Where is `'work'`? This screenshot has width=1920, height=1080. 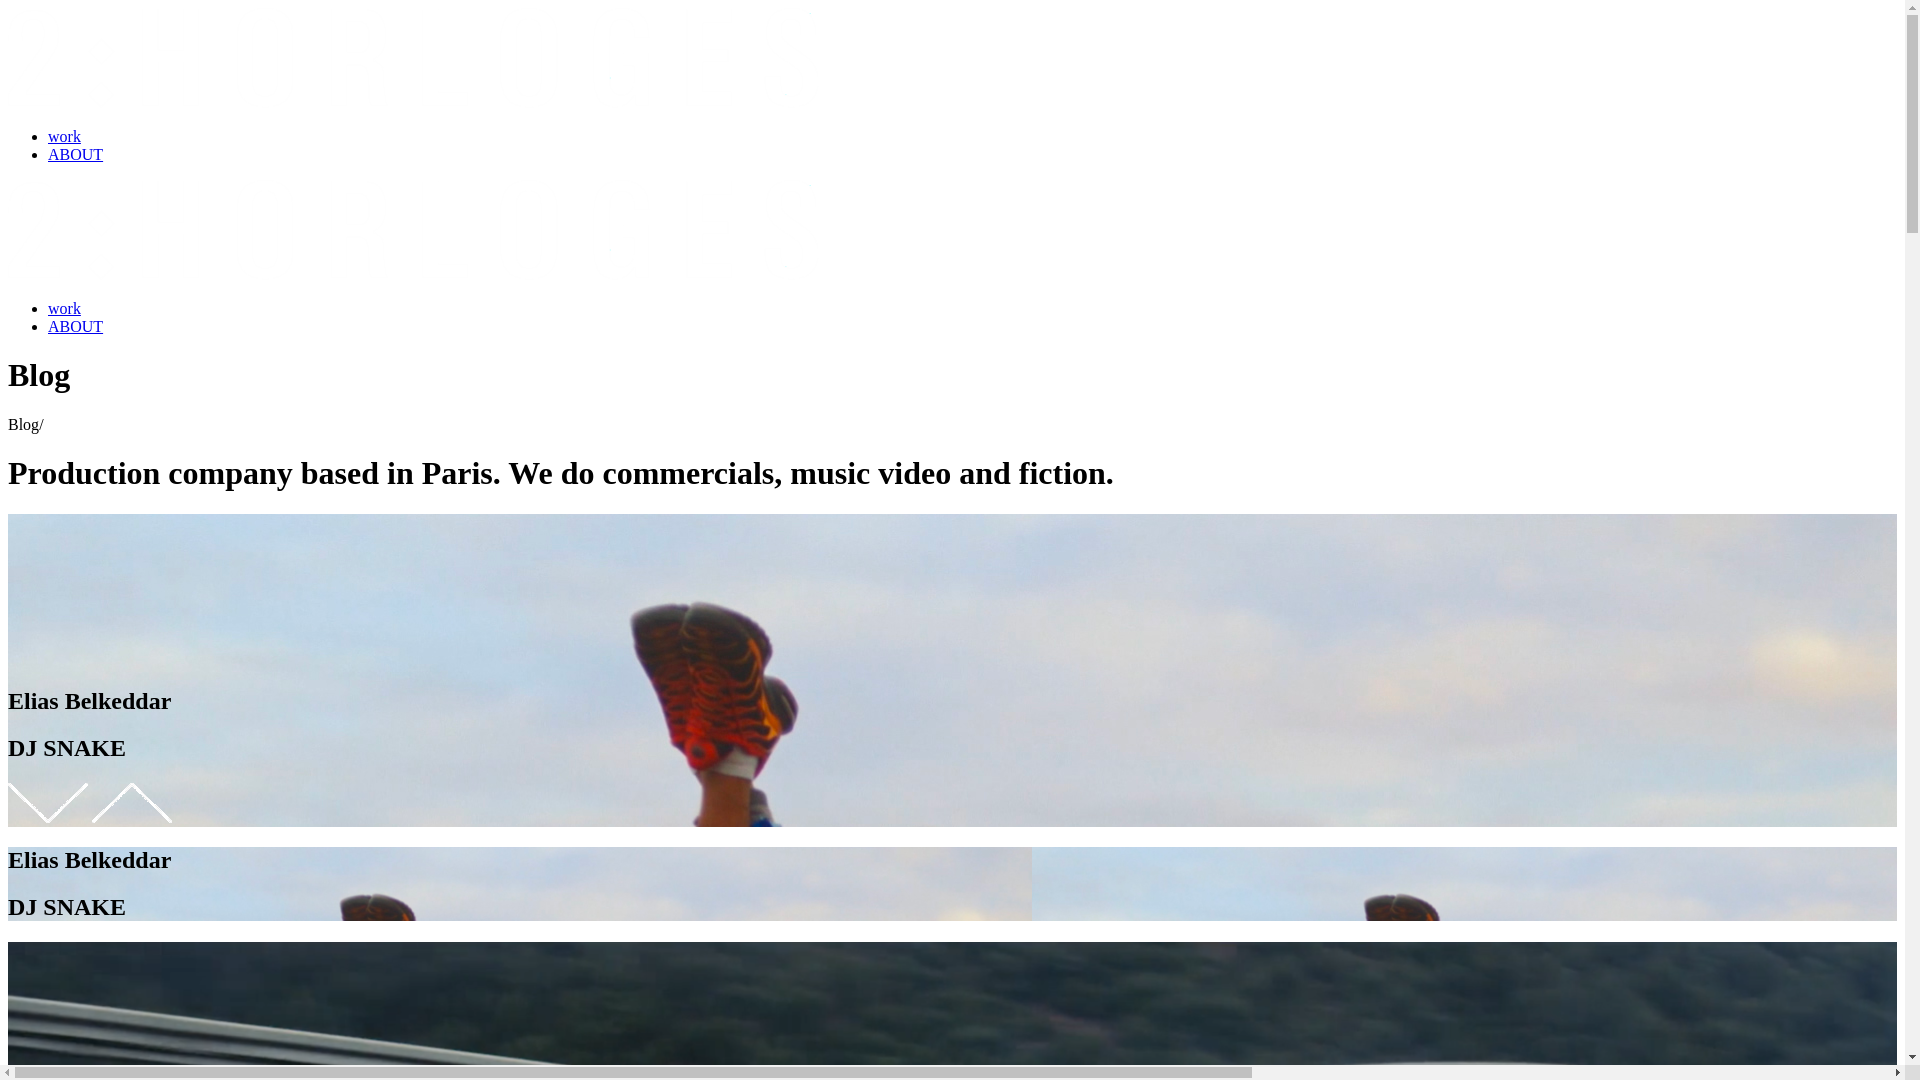
'work' is located at coordinates (64, 308).